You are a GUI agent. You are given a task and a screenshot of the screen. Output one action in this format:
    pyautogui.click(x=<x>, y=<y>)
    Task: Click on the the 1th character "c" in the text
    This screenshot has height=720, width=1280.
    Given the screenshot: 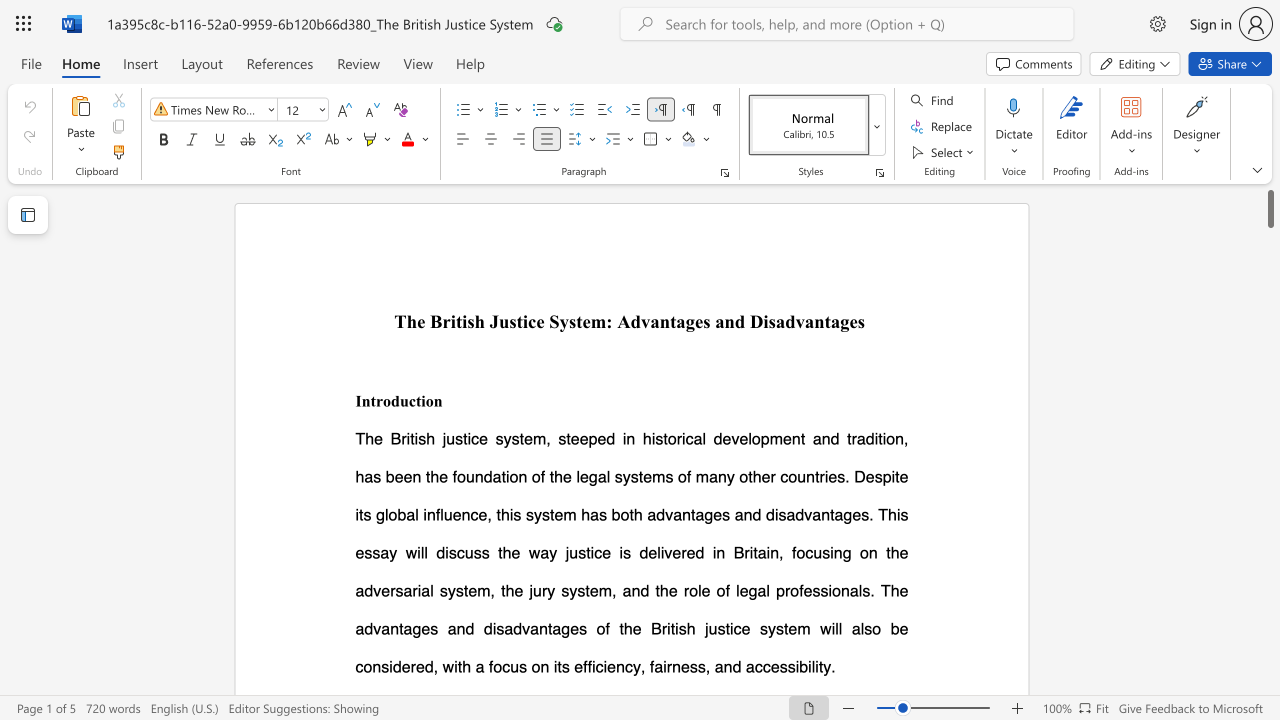 What is the action you would take?
    pyautogui.click(x=411, y=400)
    